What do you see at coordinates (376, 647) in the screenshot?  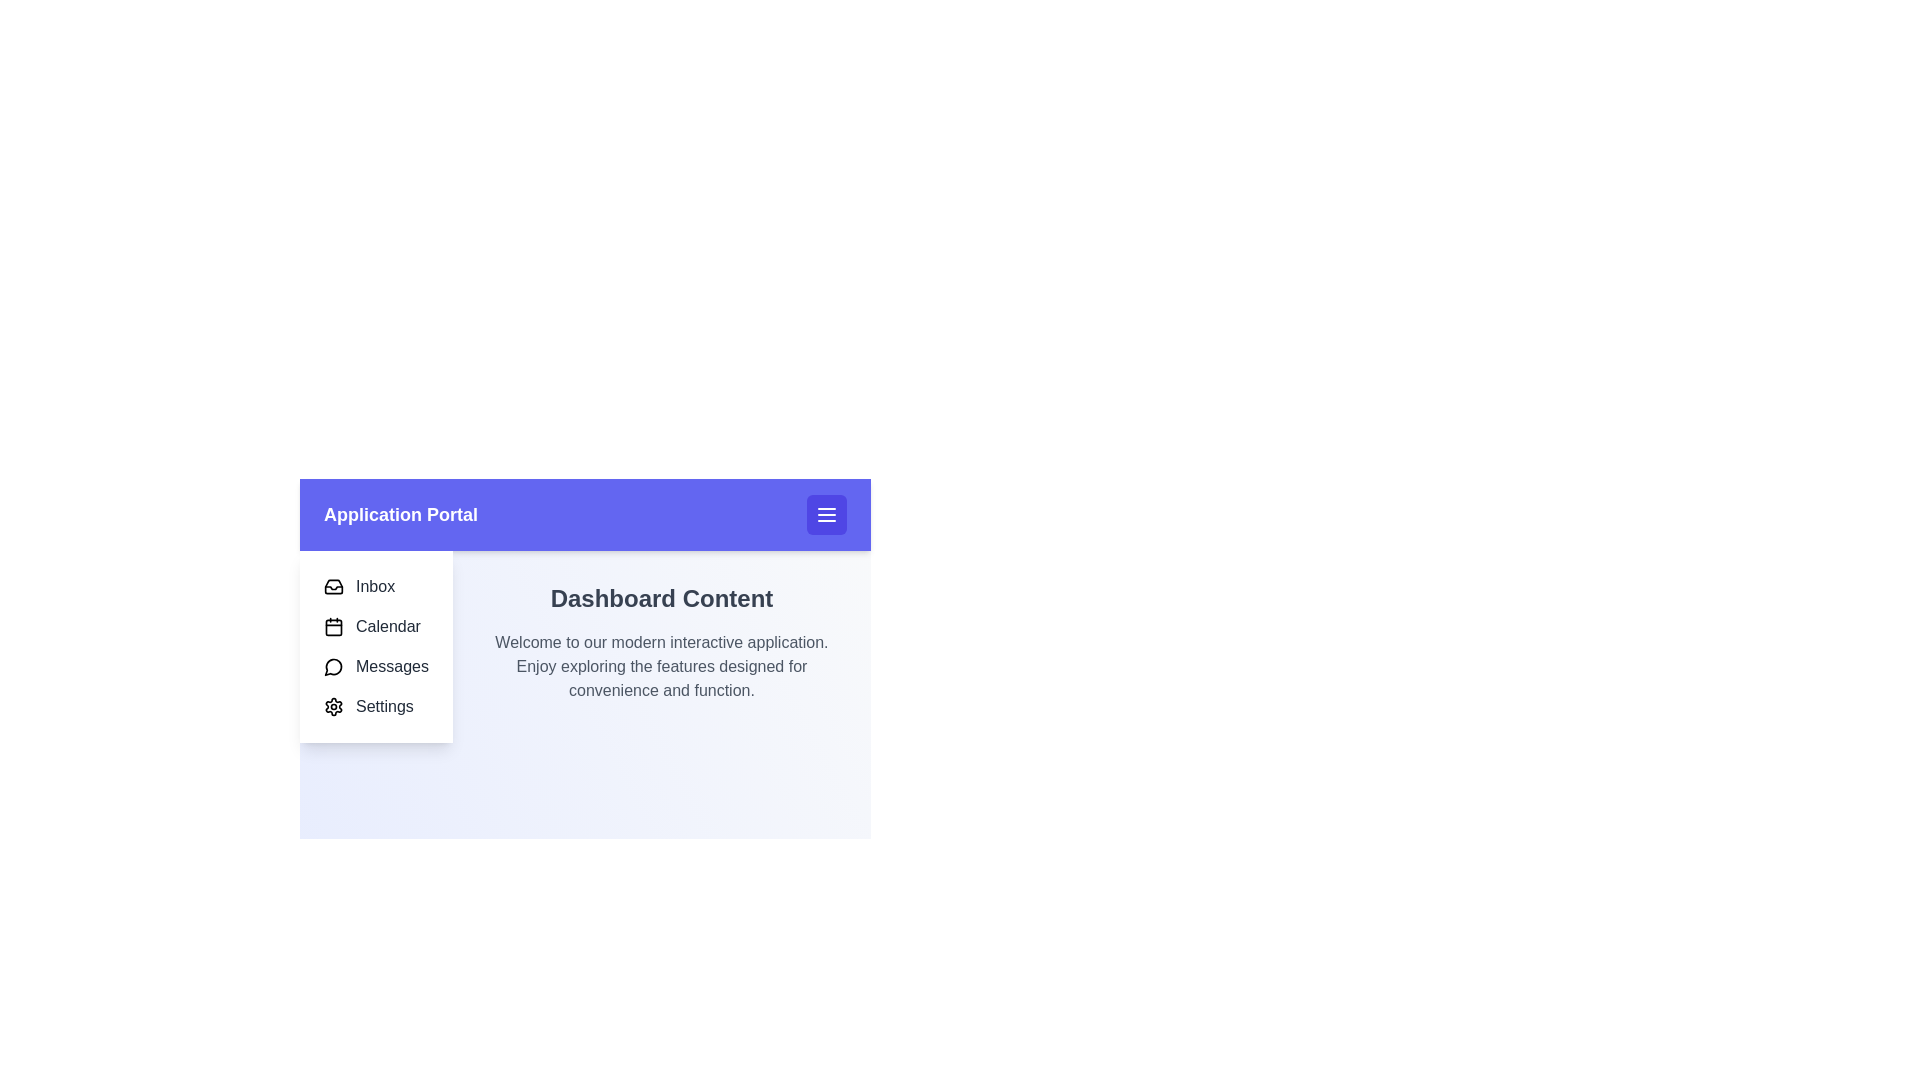 I see `the 'Messages' option in the sidebar menu located on the left edge of the interface` at bounding box center [376, 647].